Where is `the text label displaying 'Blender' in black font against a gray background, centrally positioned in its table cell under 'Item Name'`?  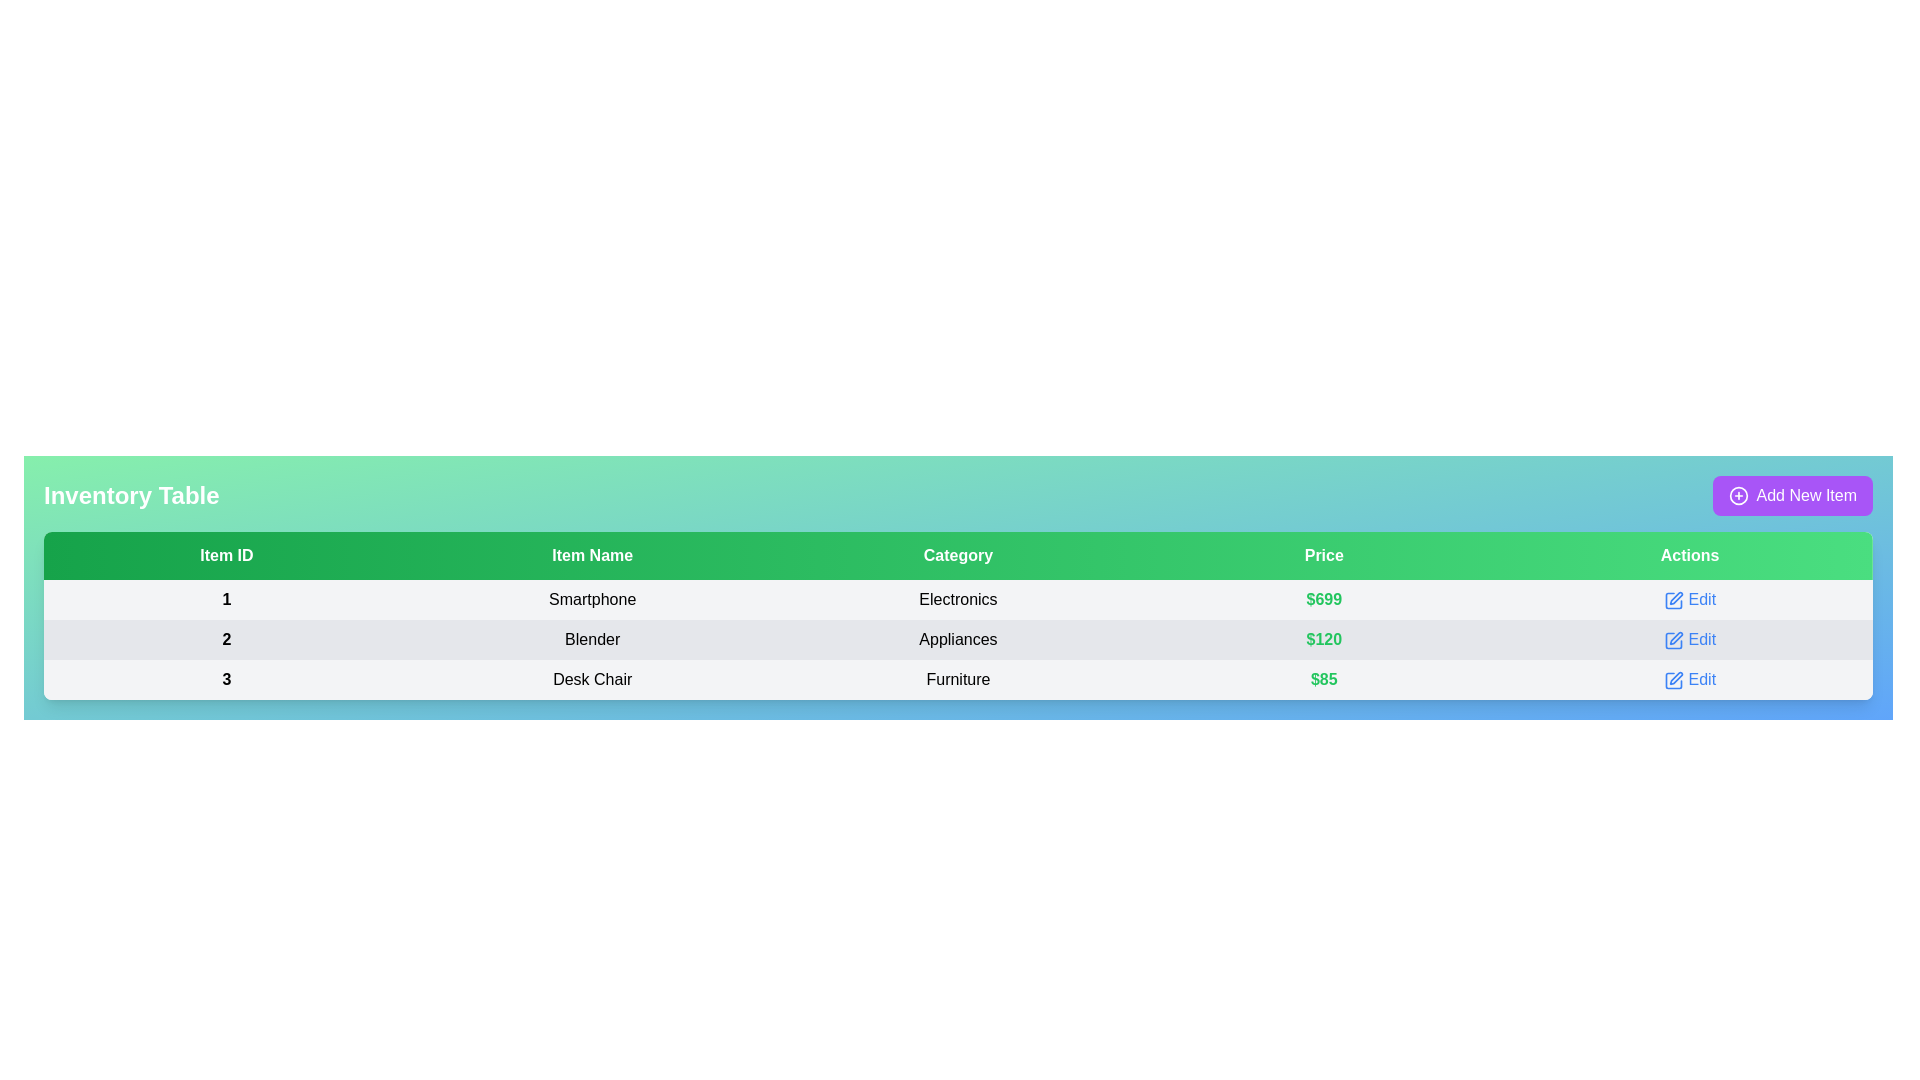
the text label displaying 'Blender' in black font against a gray background, centrally positioned in its table cell under 'Item Name' is located at coordinates (591, 640).